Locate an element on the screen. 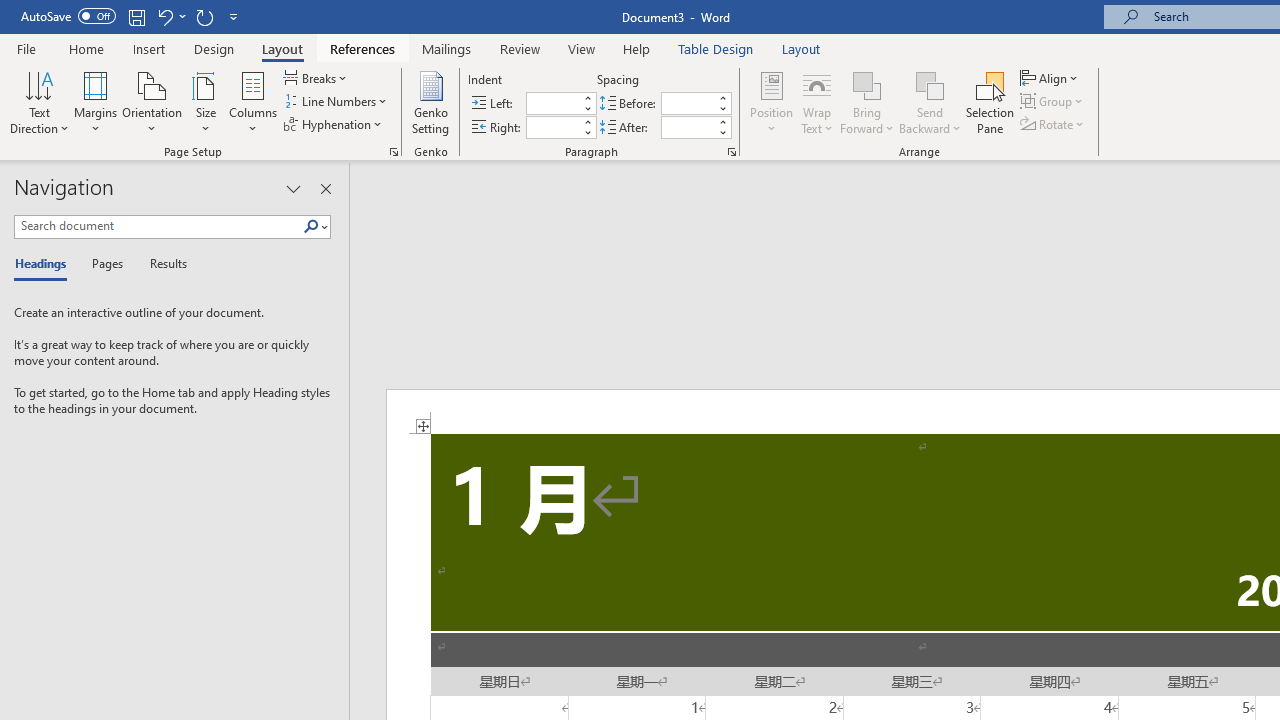 The width and height of the screenshot is (1280, 720). 'Undo Insert Row Below' is located at coordinates (164, 16).